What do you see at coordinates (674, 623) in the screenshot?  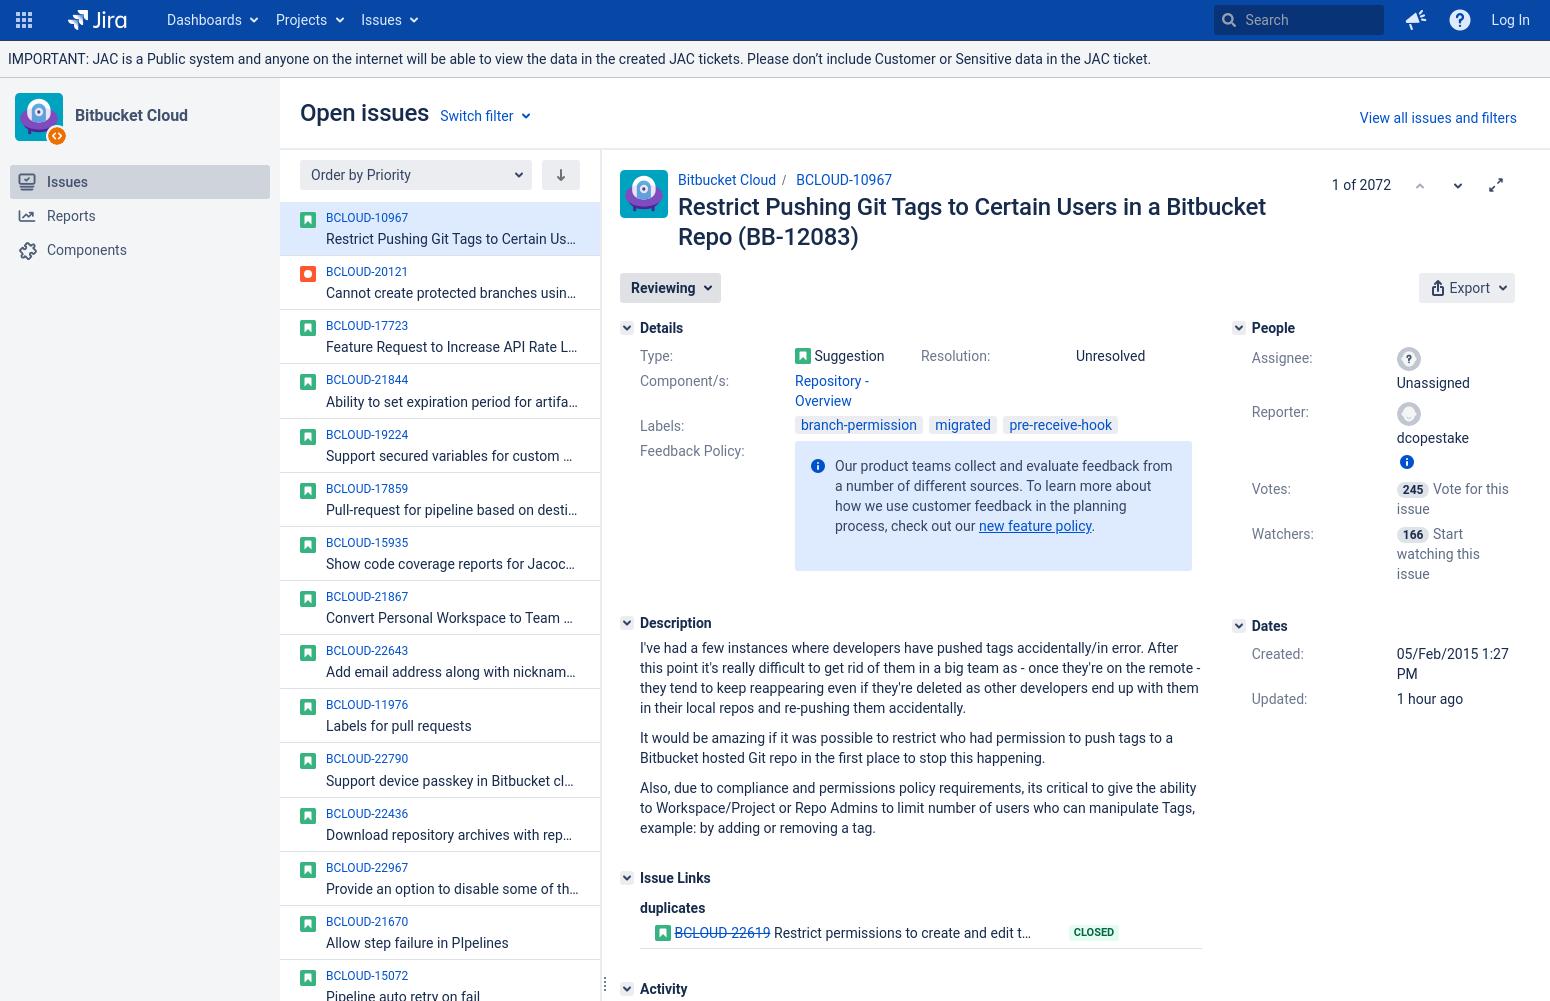 I see `'Description'` at bounding box center [674, 623].